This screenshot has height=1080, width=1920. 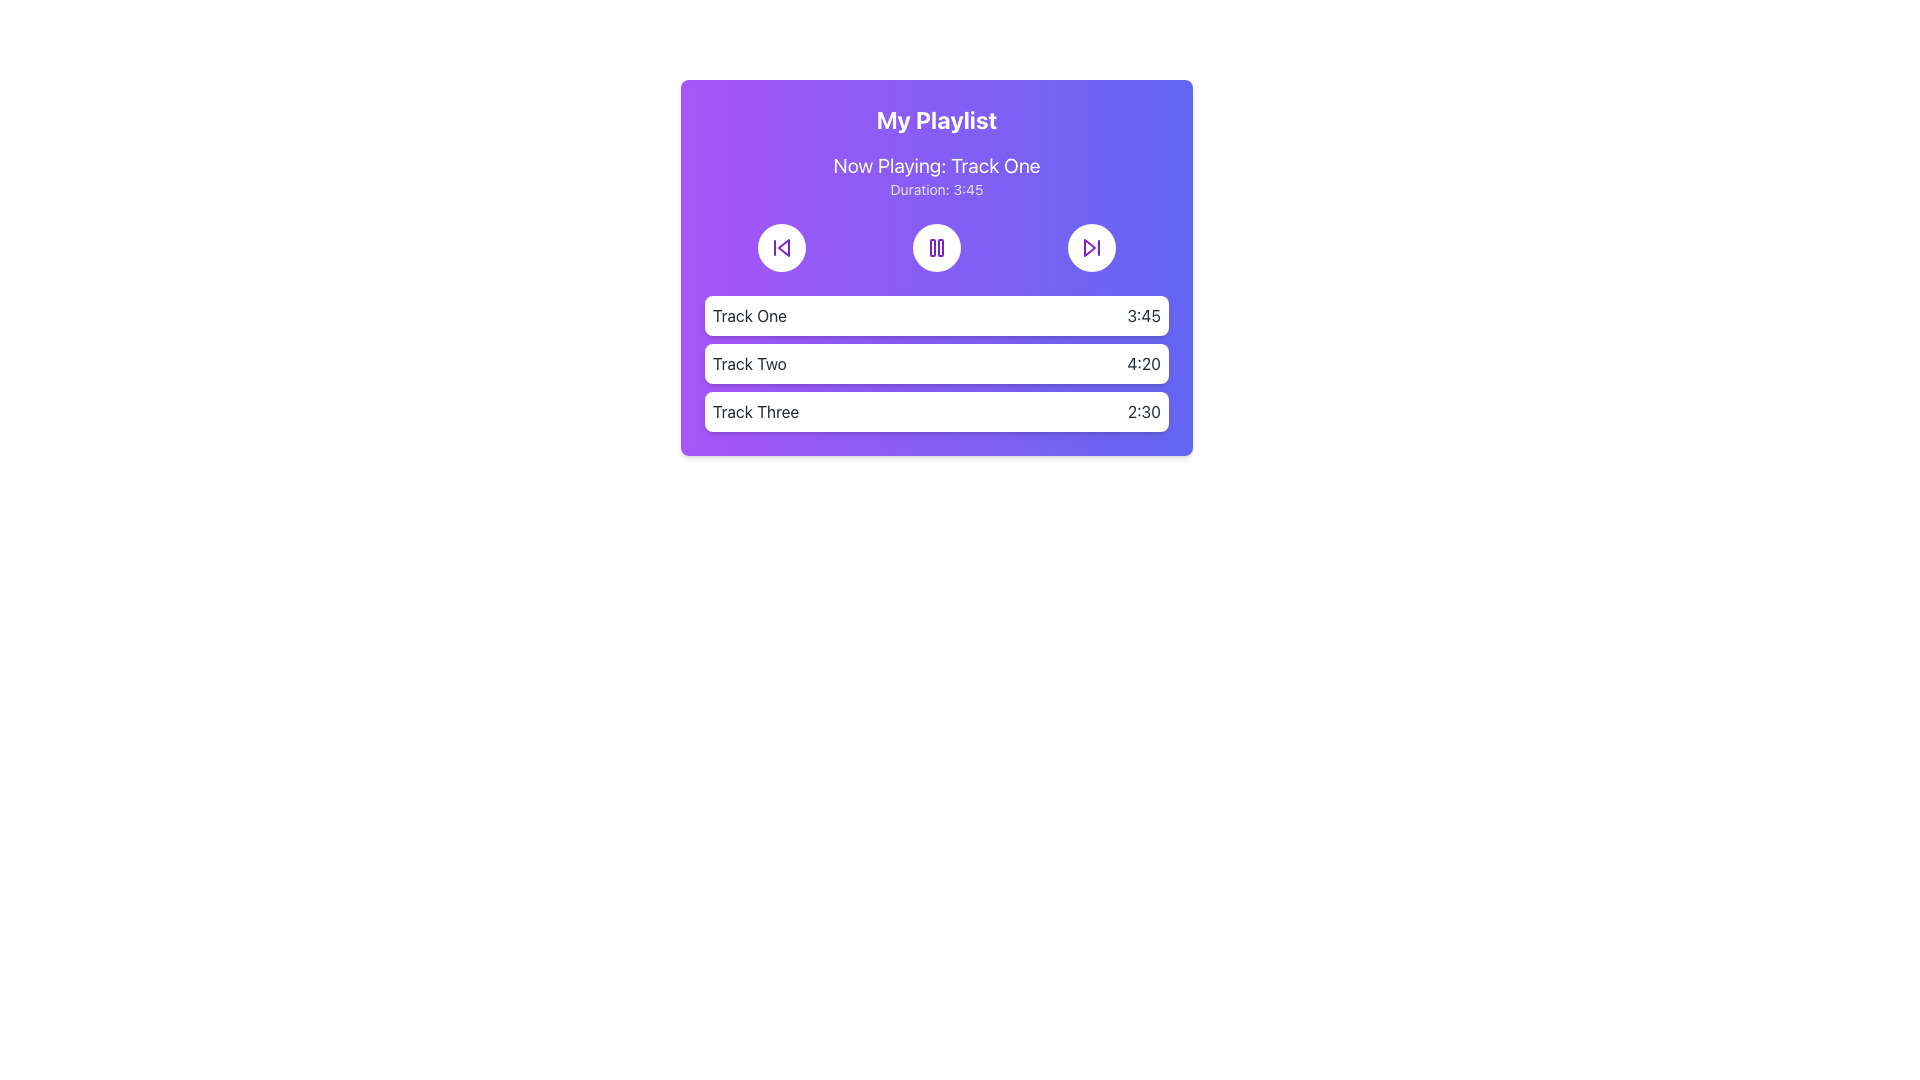 What do you see at coordinates (755, 411) in the screenshot?
I see `the 'Track Three' text label, which is styled with a clean font and located in a playlist interface, positioned below 'Track One' and 'Track Two'` at bounding box center [755, 411].